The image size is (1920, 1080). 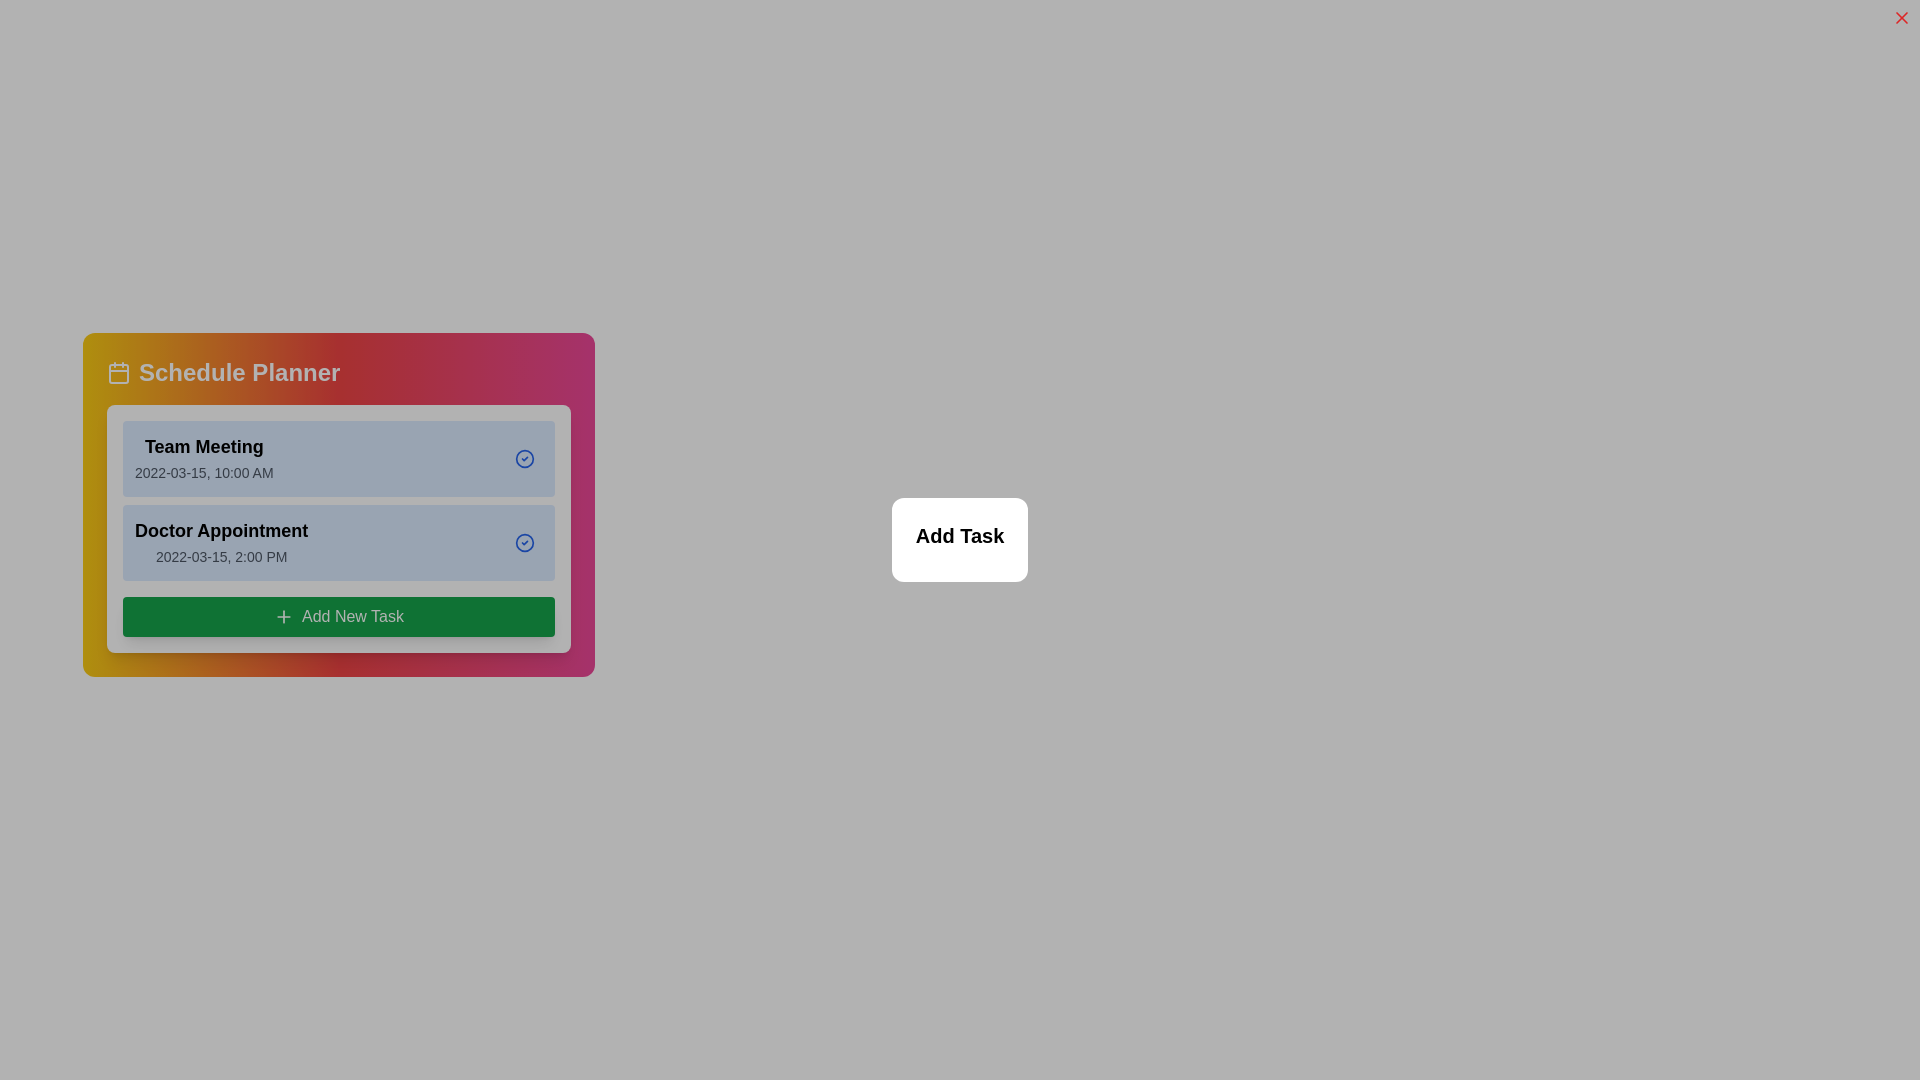 What do you see at coordinates (1900, 18) in the screenshot?
I see `the cross-shaped icon in the upper-right corner of the interface` at bounding box center [1900, 18].